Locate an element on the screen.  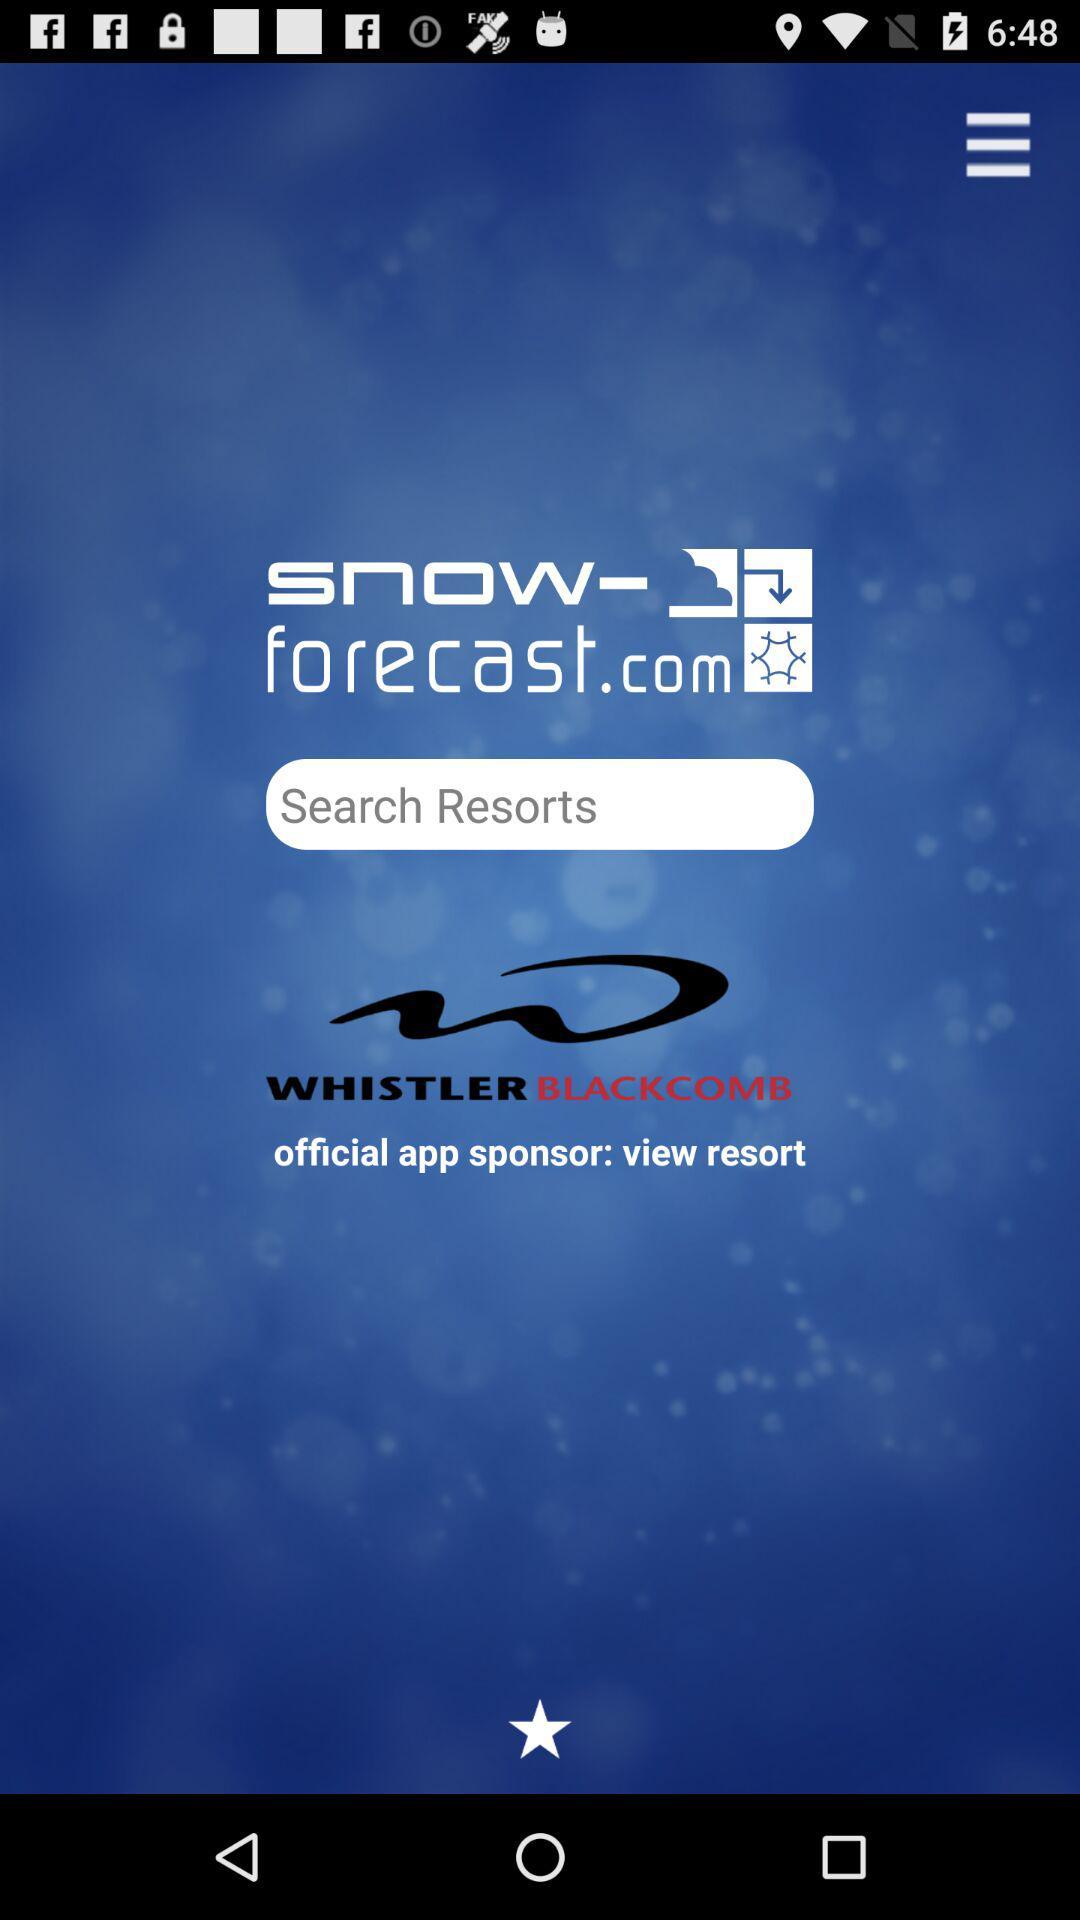
visit whistler blackcomb website is located at coordinates (540, 1027).